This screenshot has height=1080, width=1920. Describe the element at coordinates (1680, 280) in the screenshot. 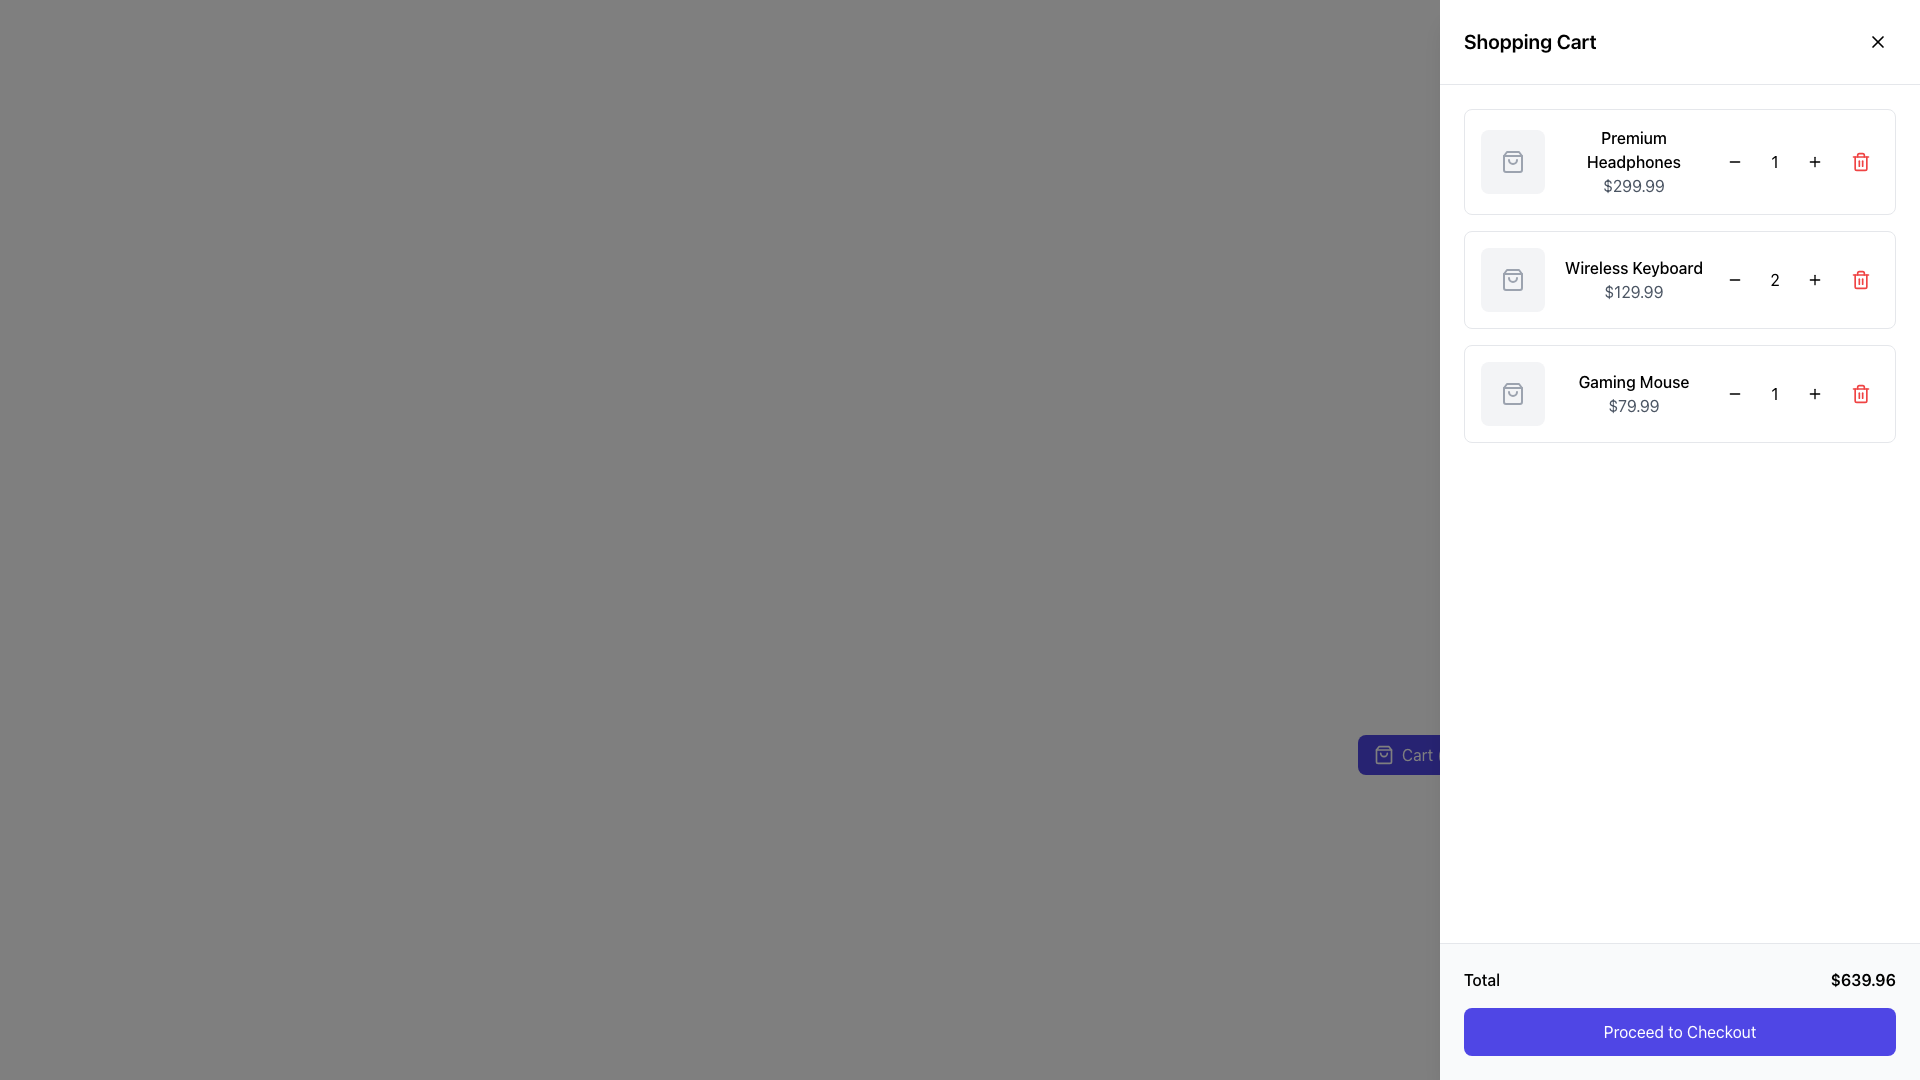

I see `the second product list card in the shopping cart interface, which displays 'Wireless Keyboard' and includes quantity adjustment buttons and a trash icon` at that location.